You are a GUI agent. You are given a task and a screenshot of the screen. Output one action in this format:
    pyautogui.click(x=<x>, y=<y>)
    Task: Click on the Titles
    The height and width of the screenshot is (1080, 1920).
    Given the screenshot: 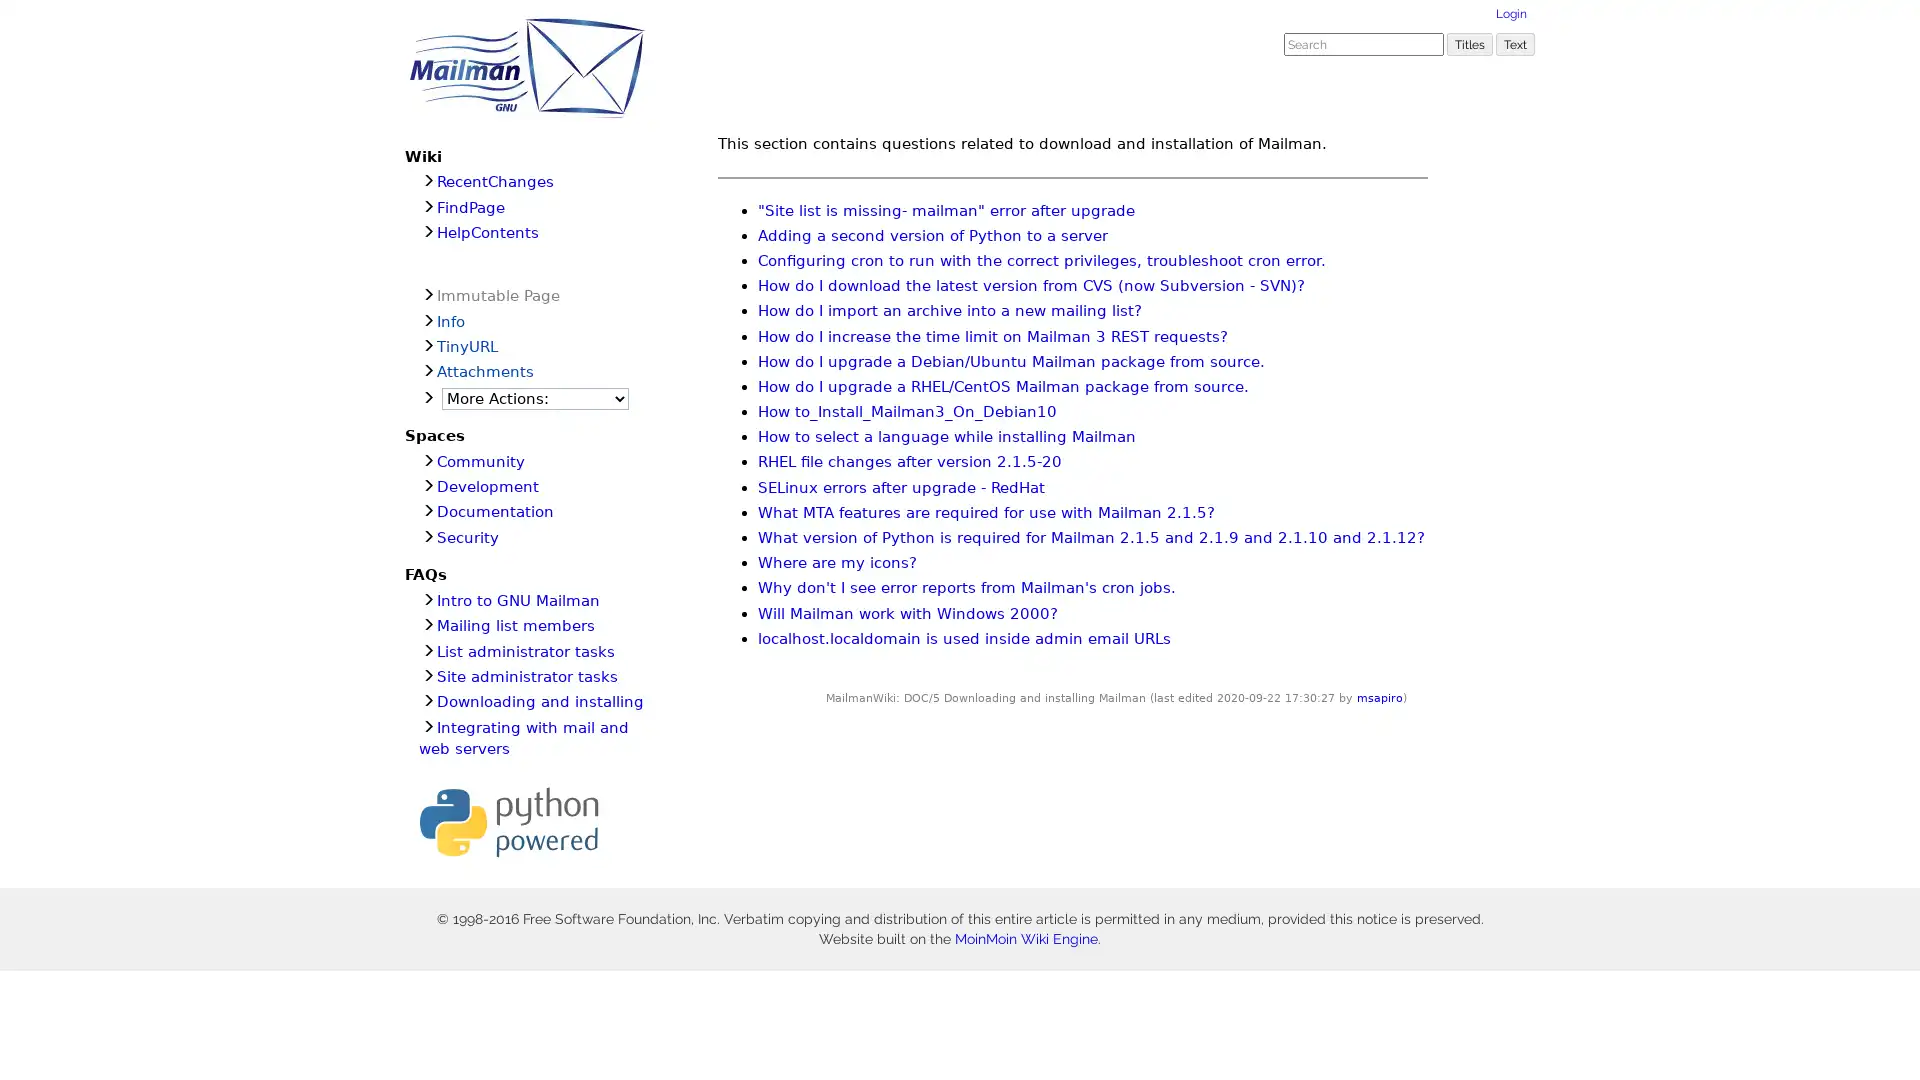 What is the action you would take?
    pyautogui.click(x=1469, y=43)
    